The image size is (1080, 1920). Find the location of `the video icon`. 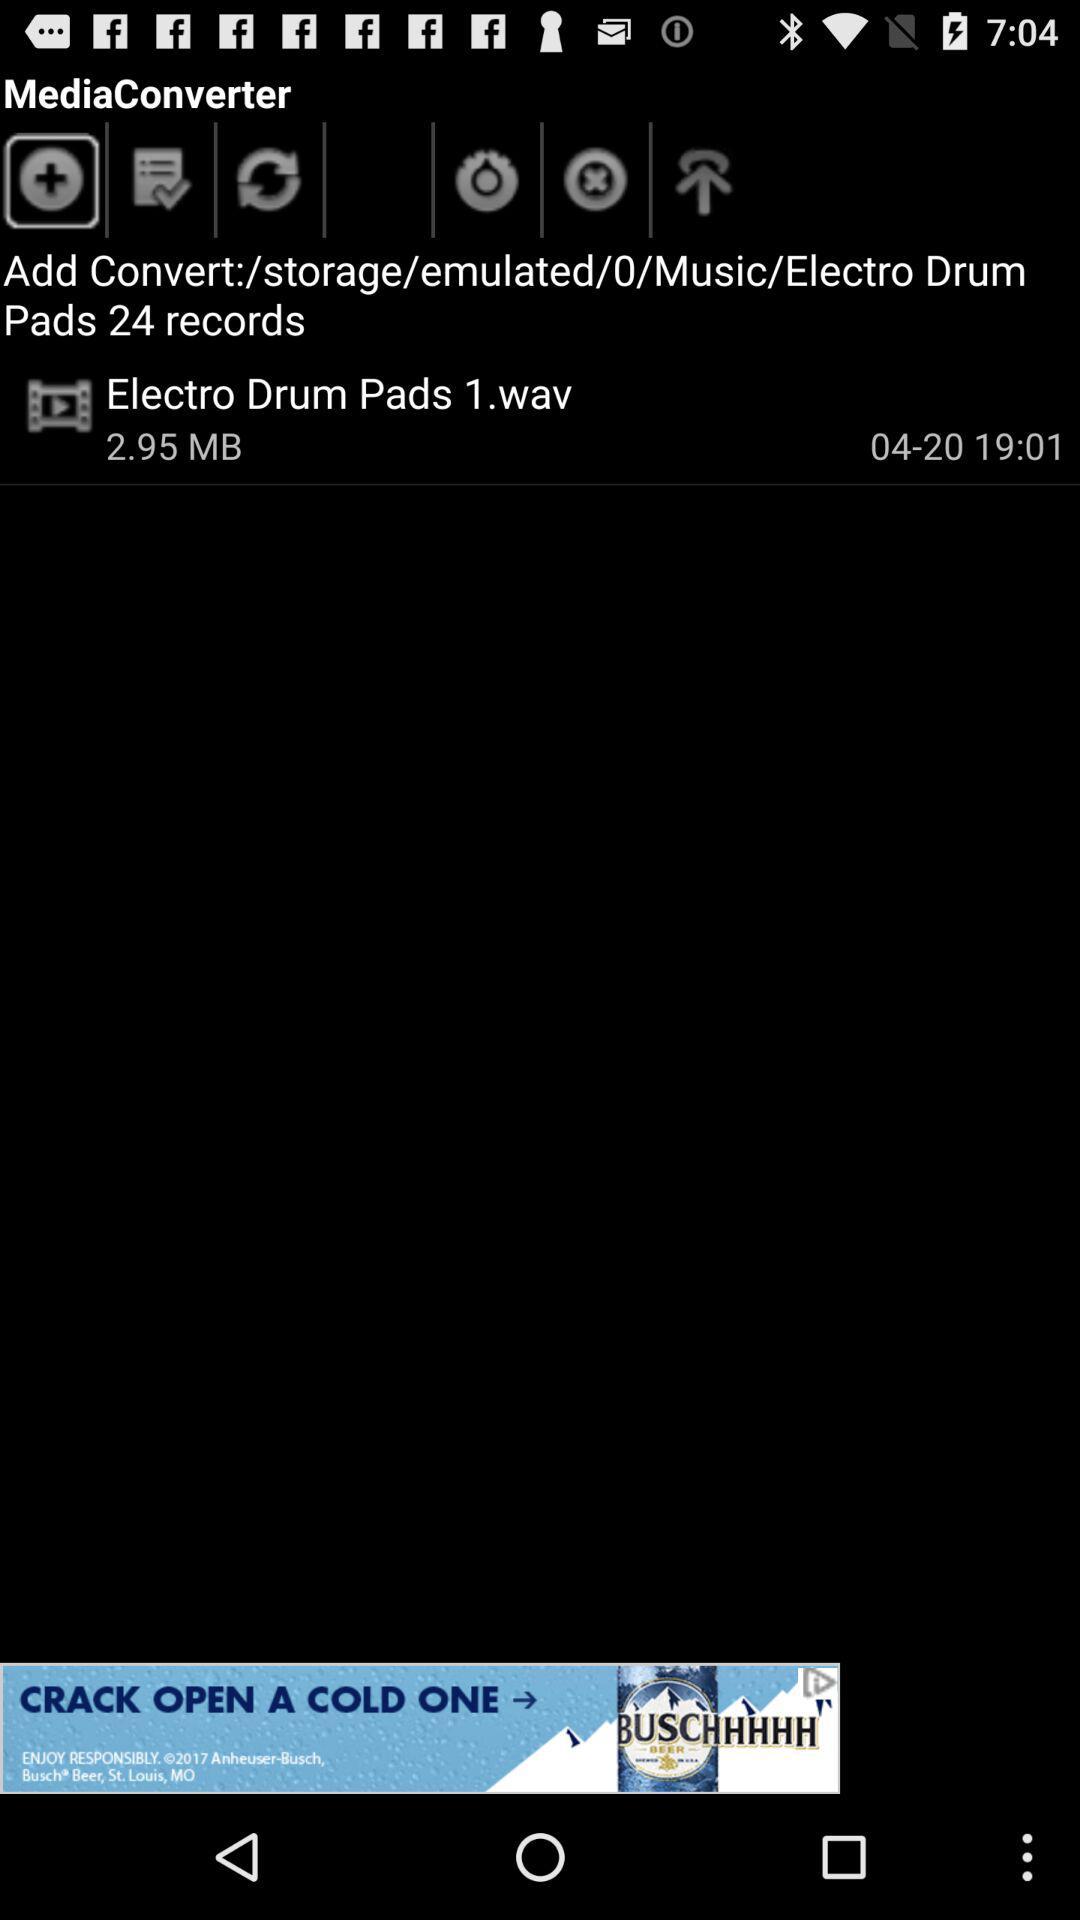

the video icon is located at coordinates (59, 405).